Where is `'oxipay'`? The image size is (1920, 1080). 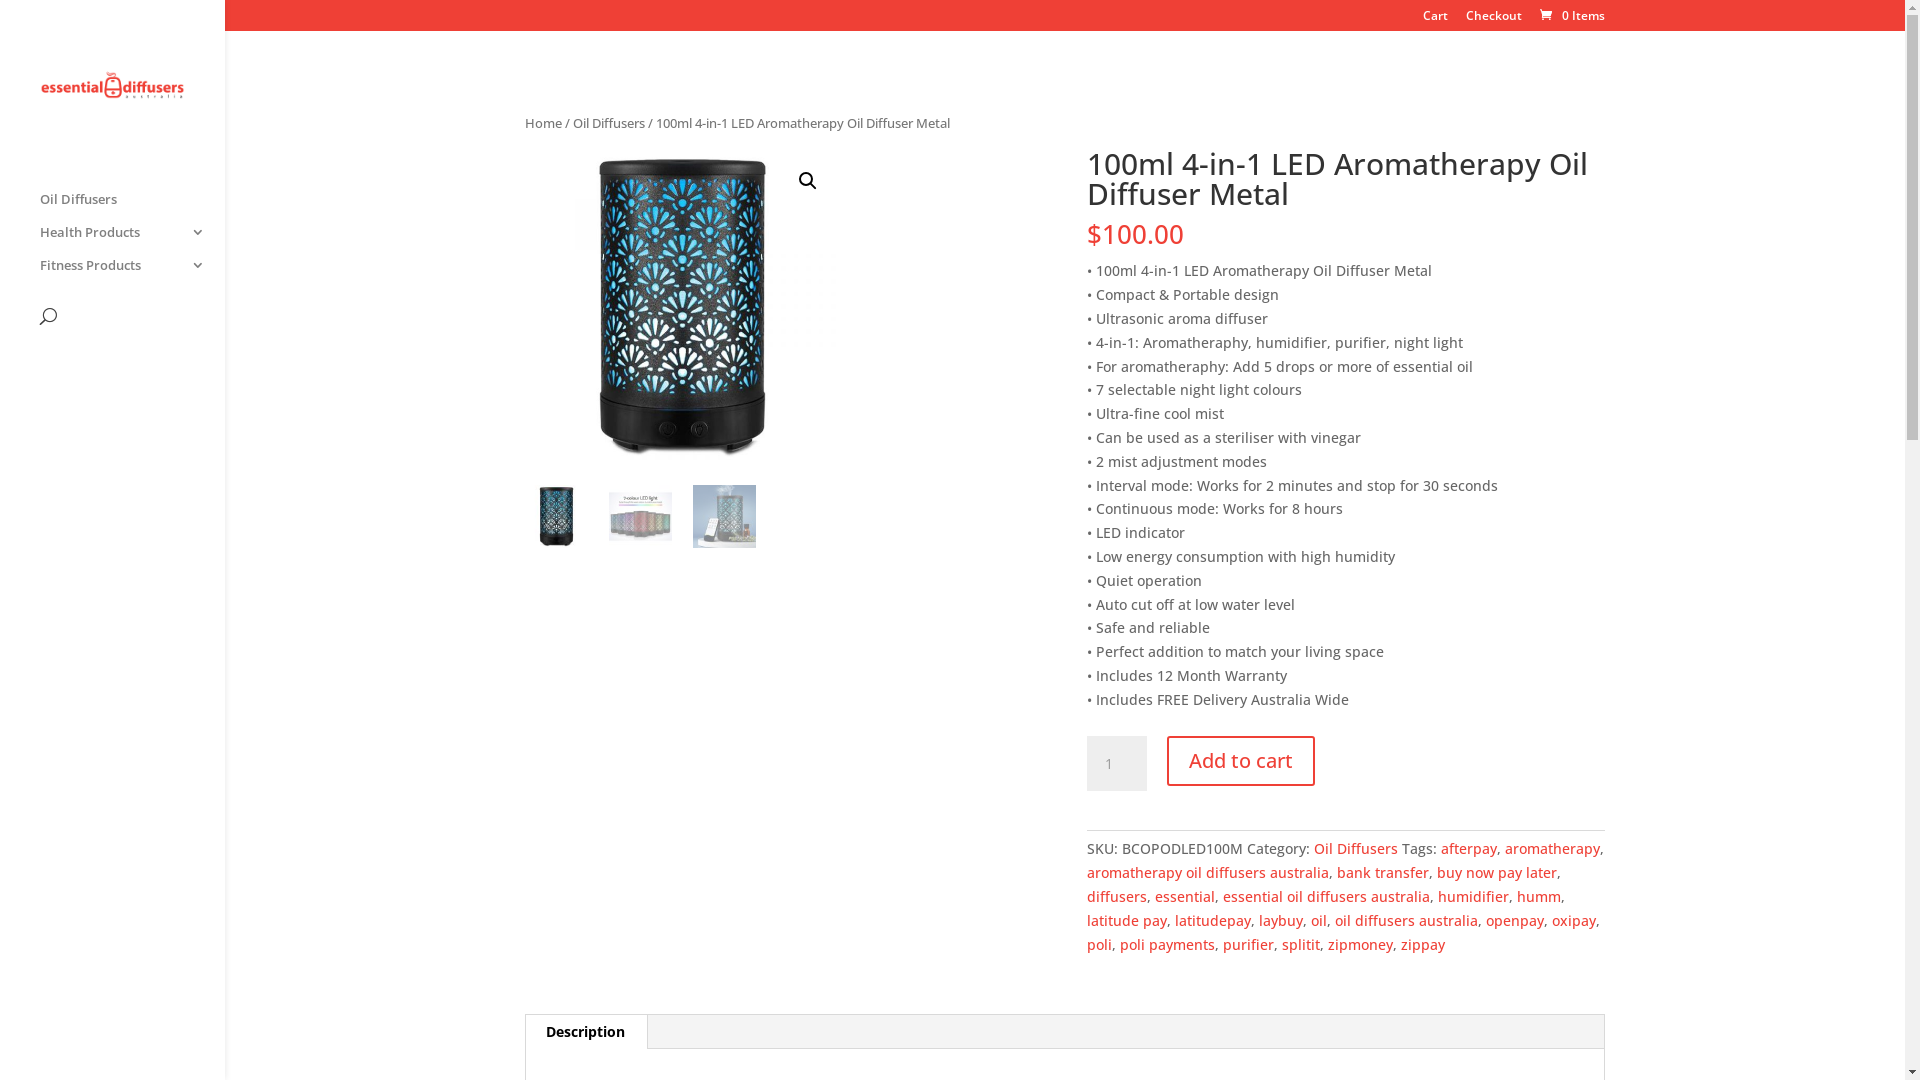
'oxipay' is located at coordinates (1573, 920).